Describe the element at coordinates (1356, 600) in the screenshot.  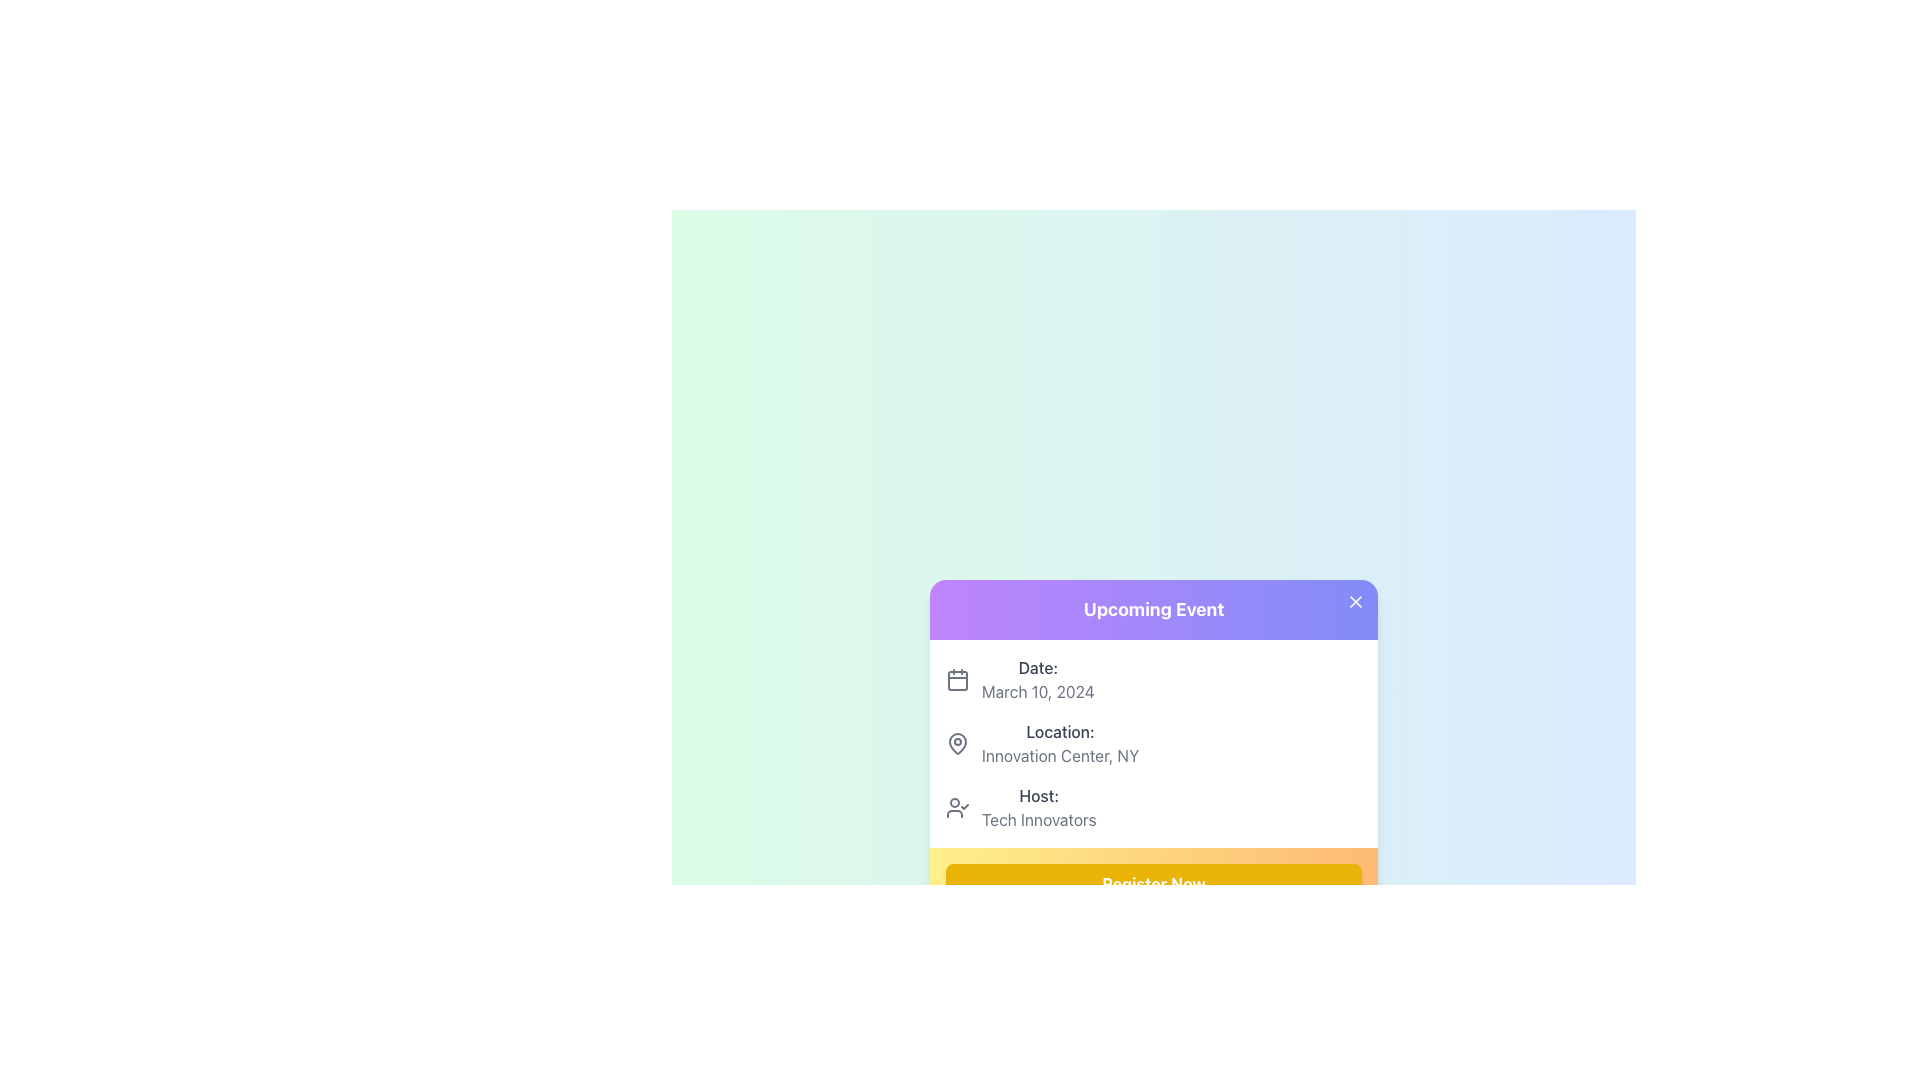
I see `the diagonal line of the cross icon located at the top-right corner of the 'Upcoming Event' card, which serves as a close or dismiss action` at that location.